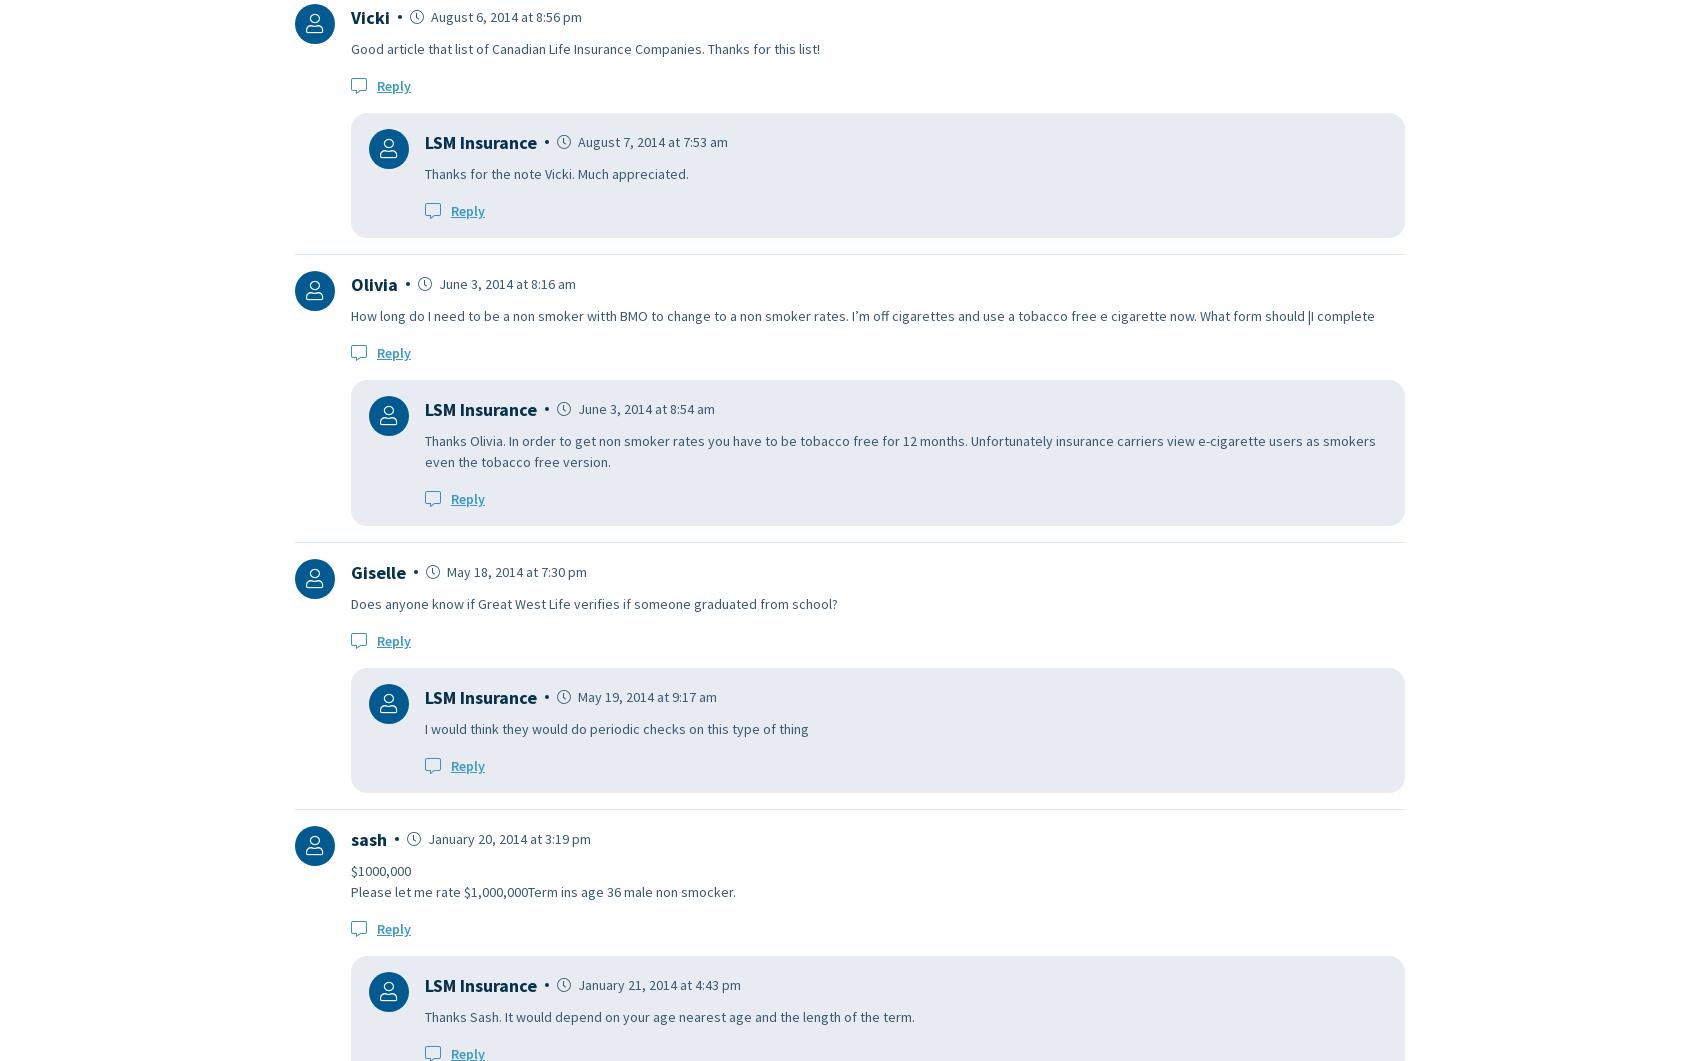 The image size is (1700, 1061). What do you see at coordinates (593, 601) in the screenshot?
I see `'Does anyone know if Great West Life verifies if someone graduated from school?'` at bounding box center [593, 601].